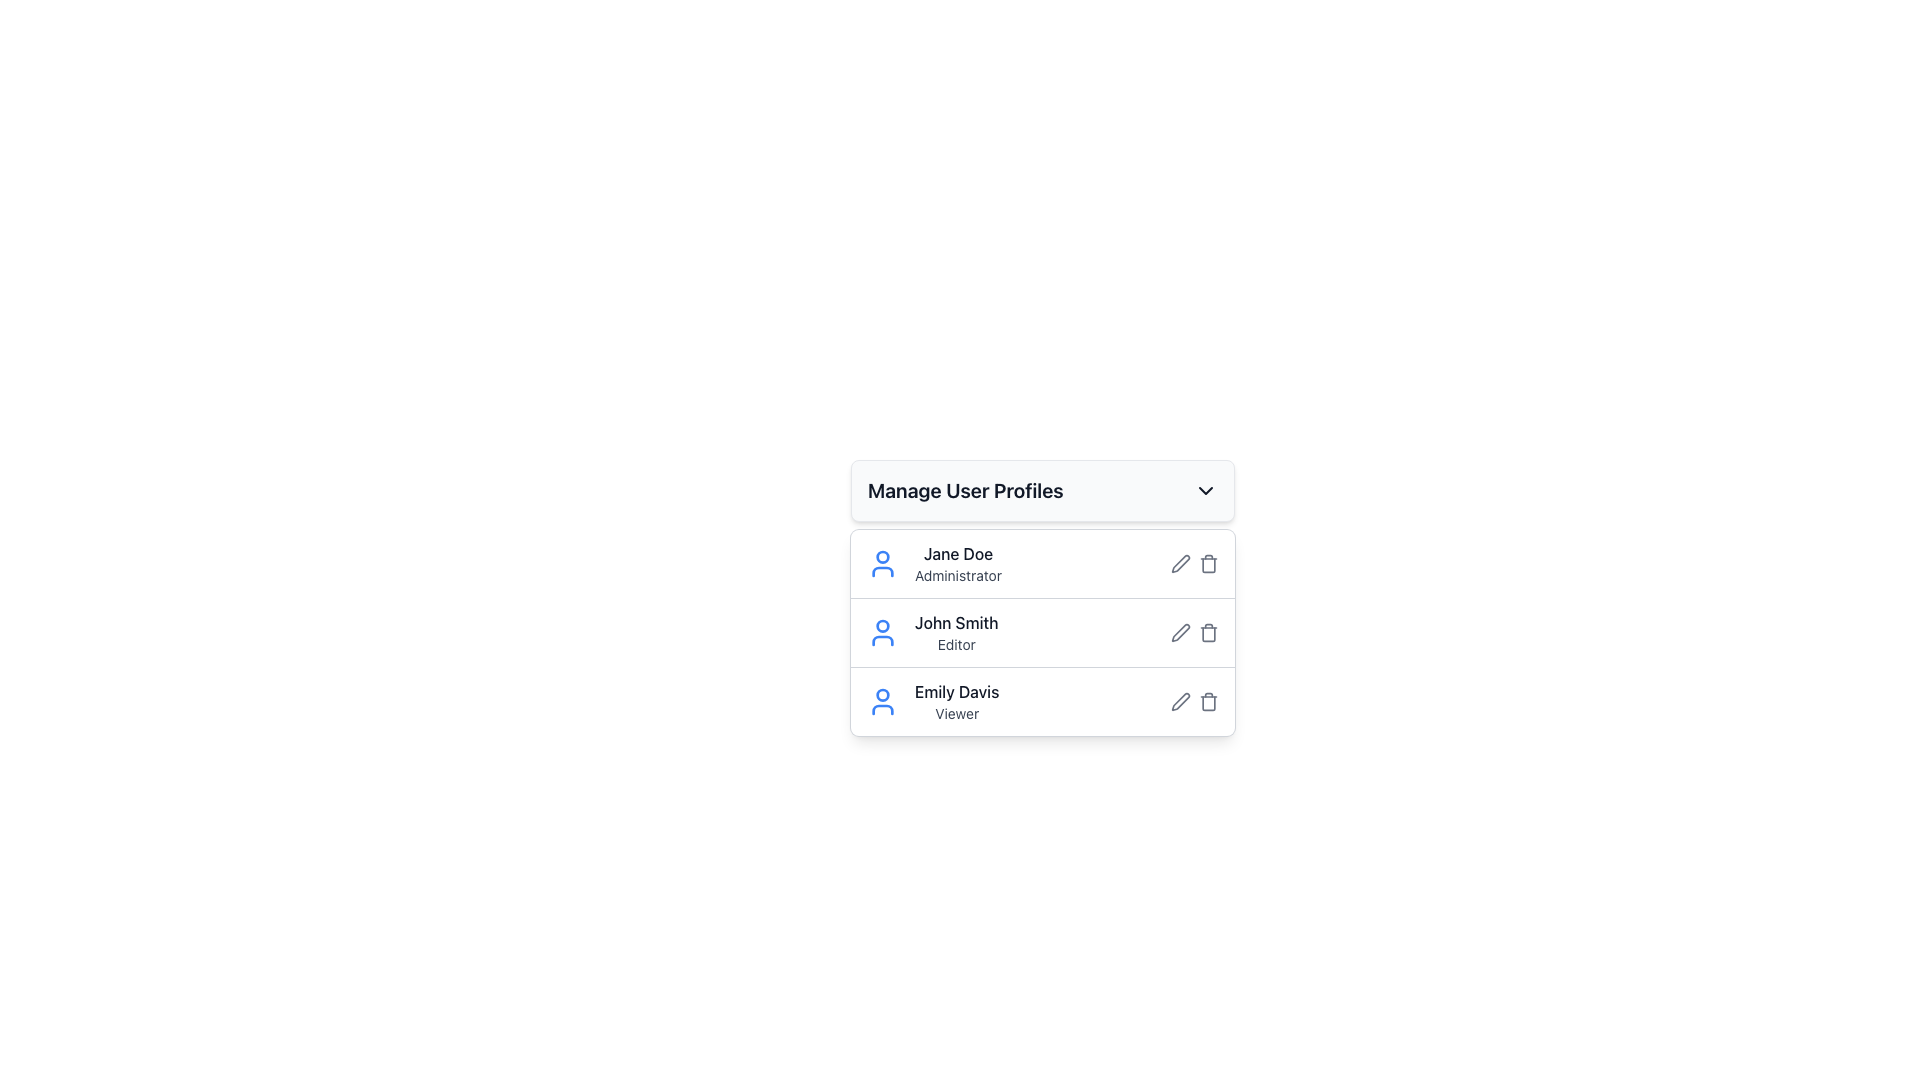  I want to click on the user profile icon for 'Emily Davis', which is a blue silhouette icon located in the third row under 'Manage User Profiles', so click(882, 701).